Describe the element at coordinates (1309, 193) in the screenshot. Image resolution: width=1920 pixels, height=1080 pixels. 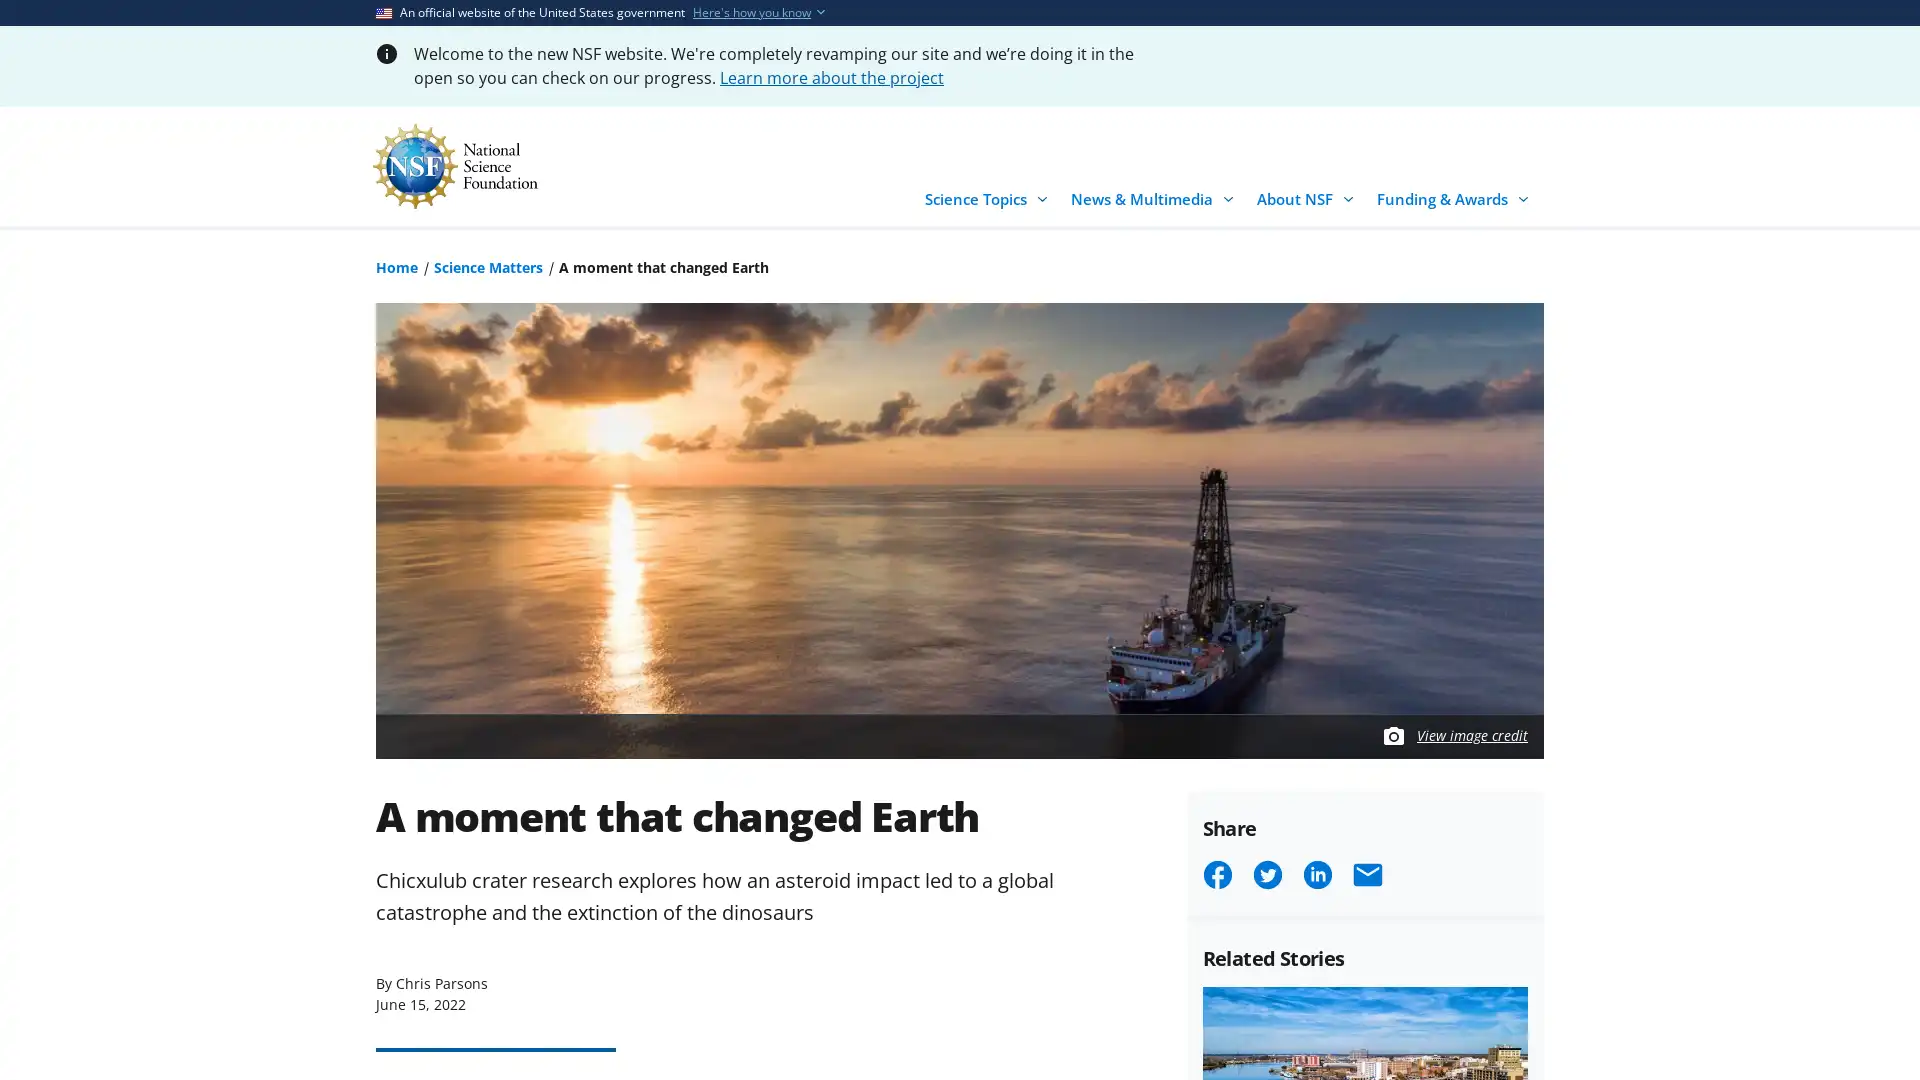
I see `About NSF` at that location.